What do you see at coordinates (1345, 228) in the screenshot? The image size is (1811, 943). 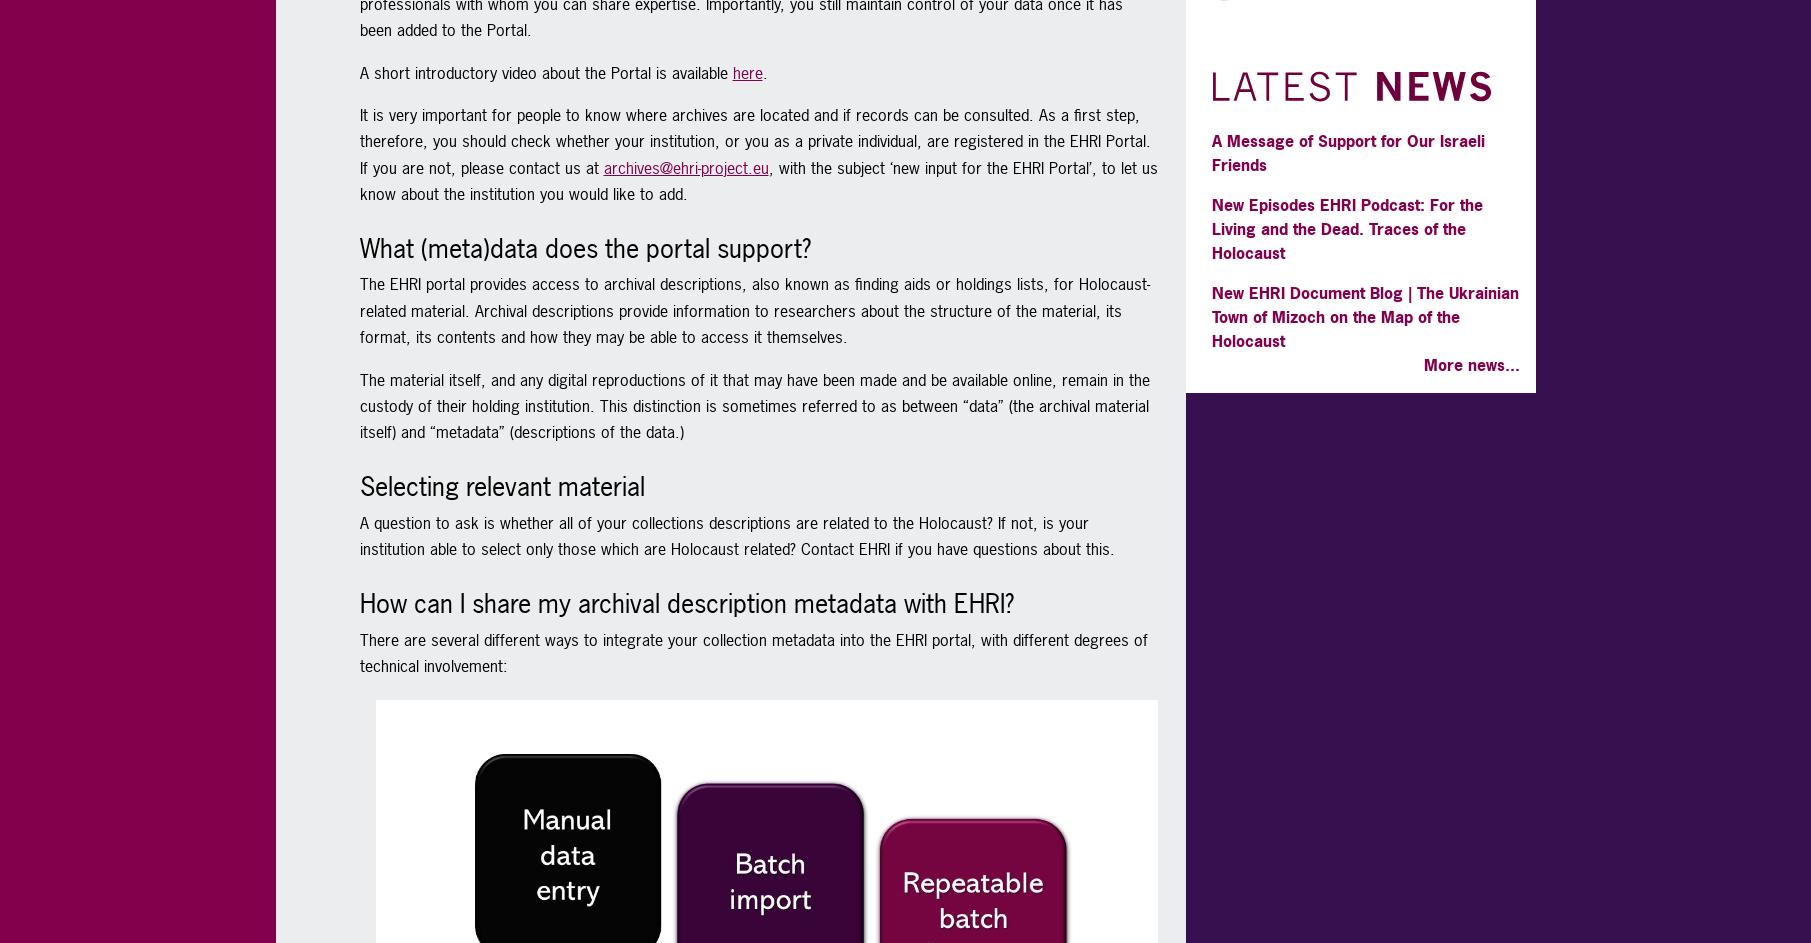 I see `'New Episodes EHRI Podcast: For the Living and the Dead. Traces of the Holocaust'` at bounding box center [1345, 228].